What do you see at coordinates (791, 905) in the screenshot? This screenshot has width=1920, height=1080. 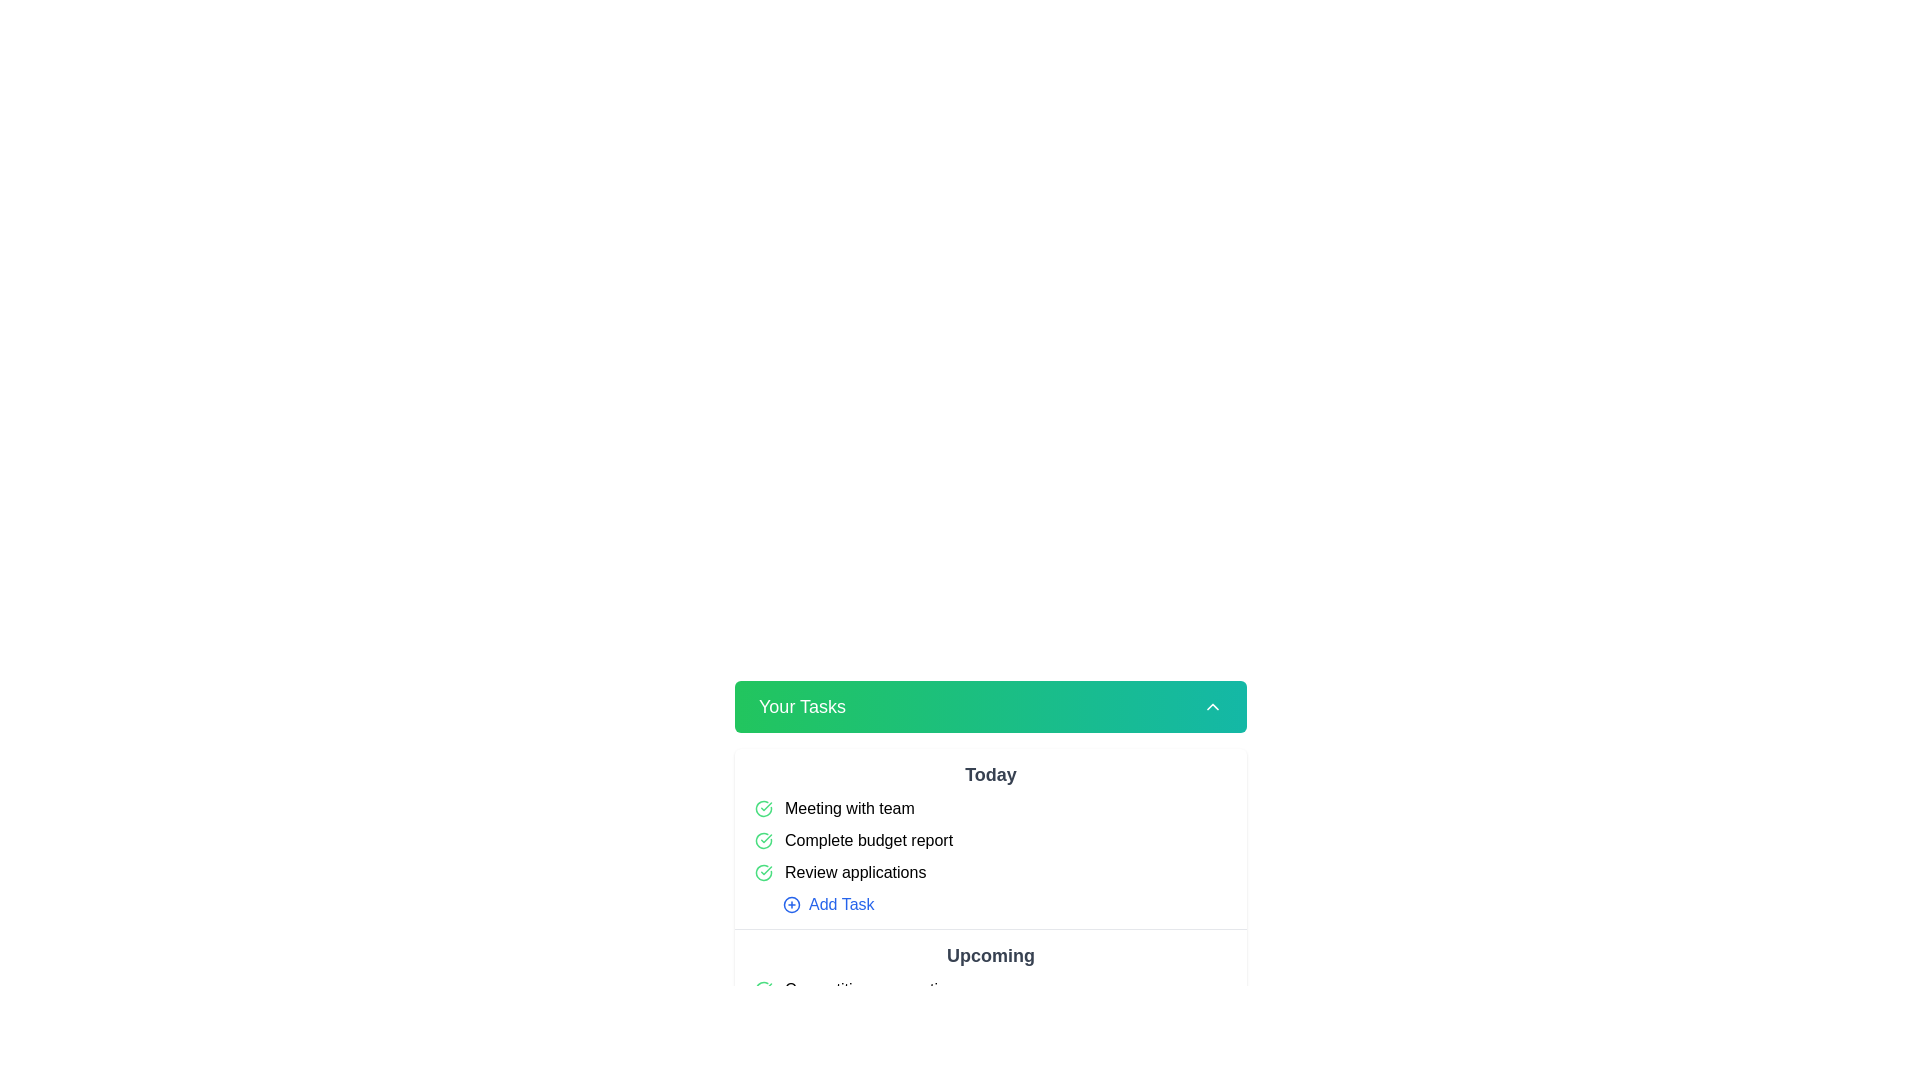 I see `the icon representing the action of adding a task, which is located to the left of the 'Add Task' text in the 'Add Task' button within the 'Your Tasks' interface section` at bounding box center [791, 905].